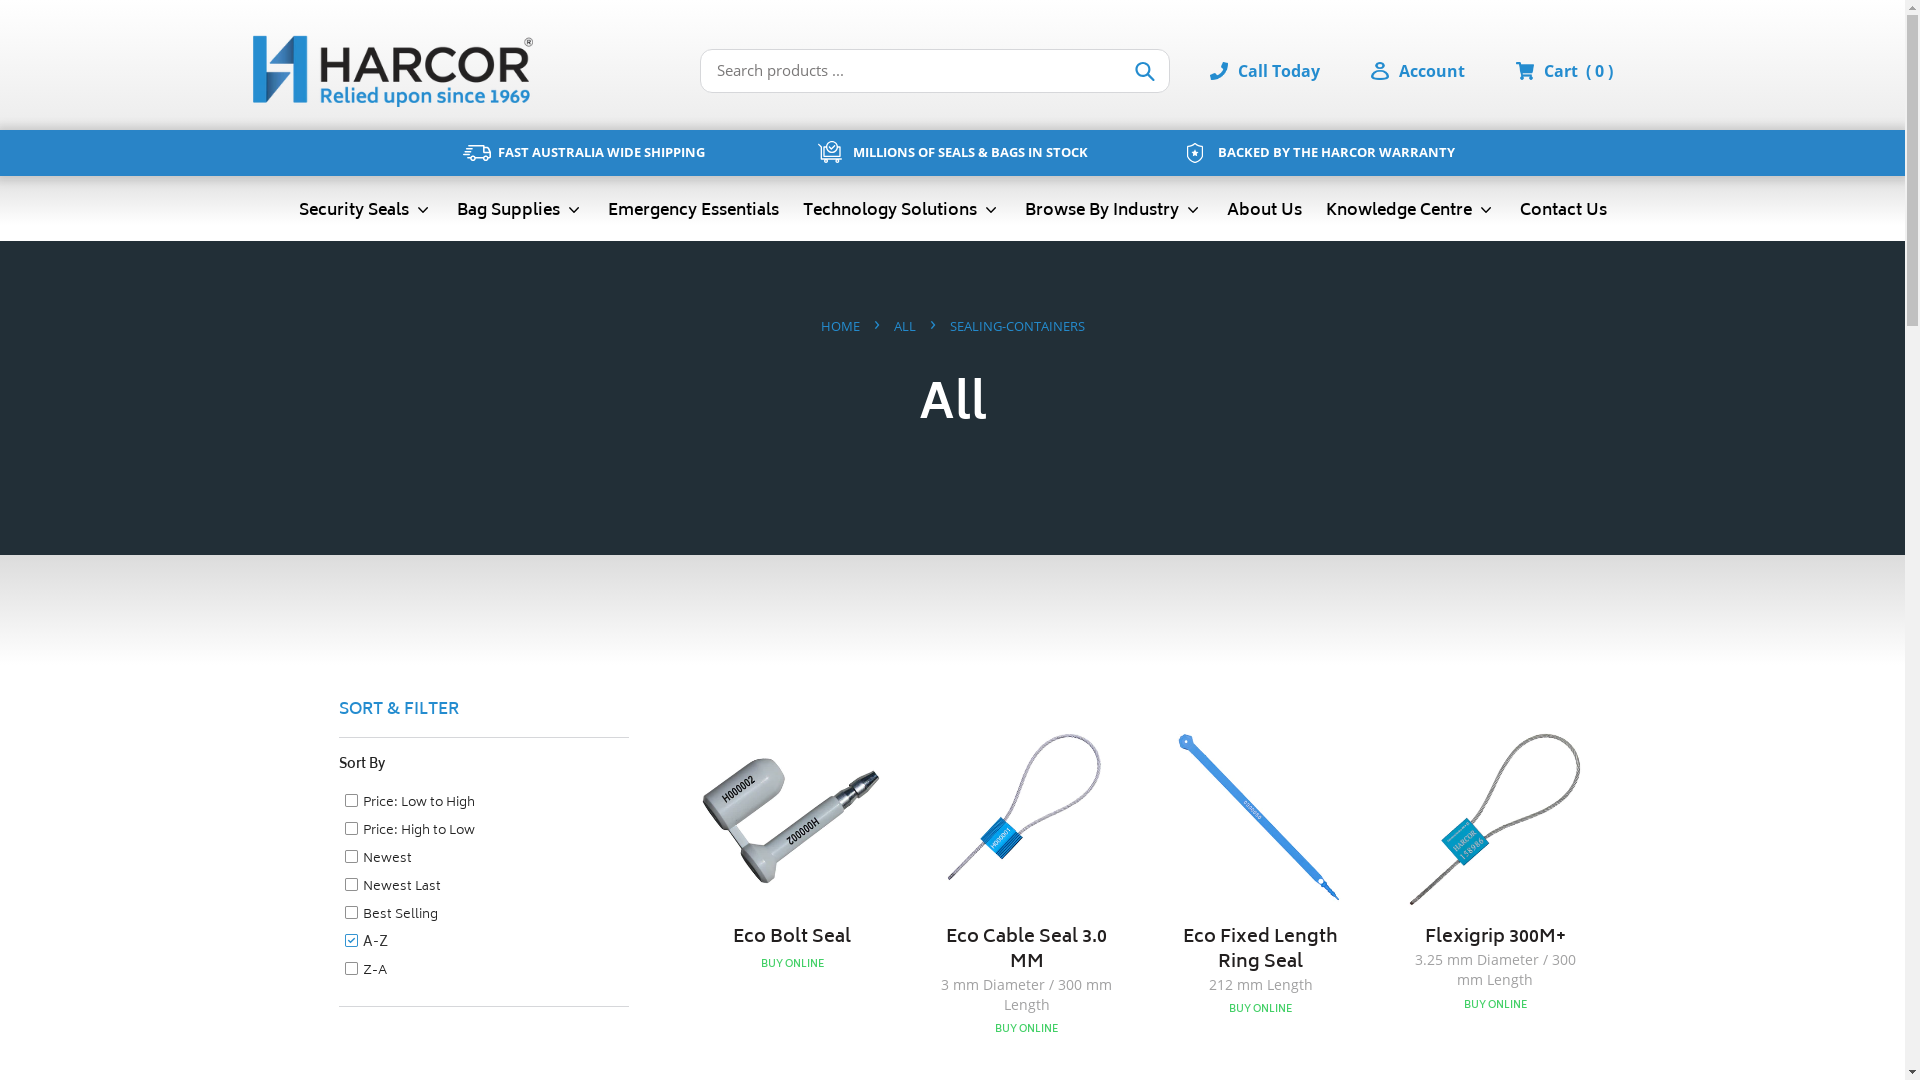  Describe the element at coordinates (1577, 69) in the screenshot. I see `'Cart` at that location.